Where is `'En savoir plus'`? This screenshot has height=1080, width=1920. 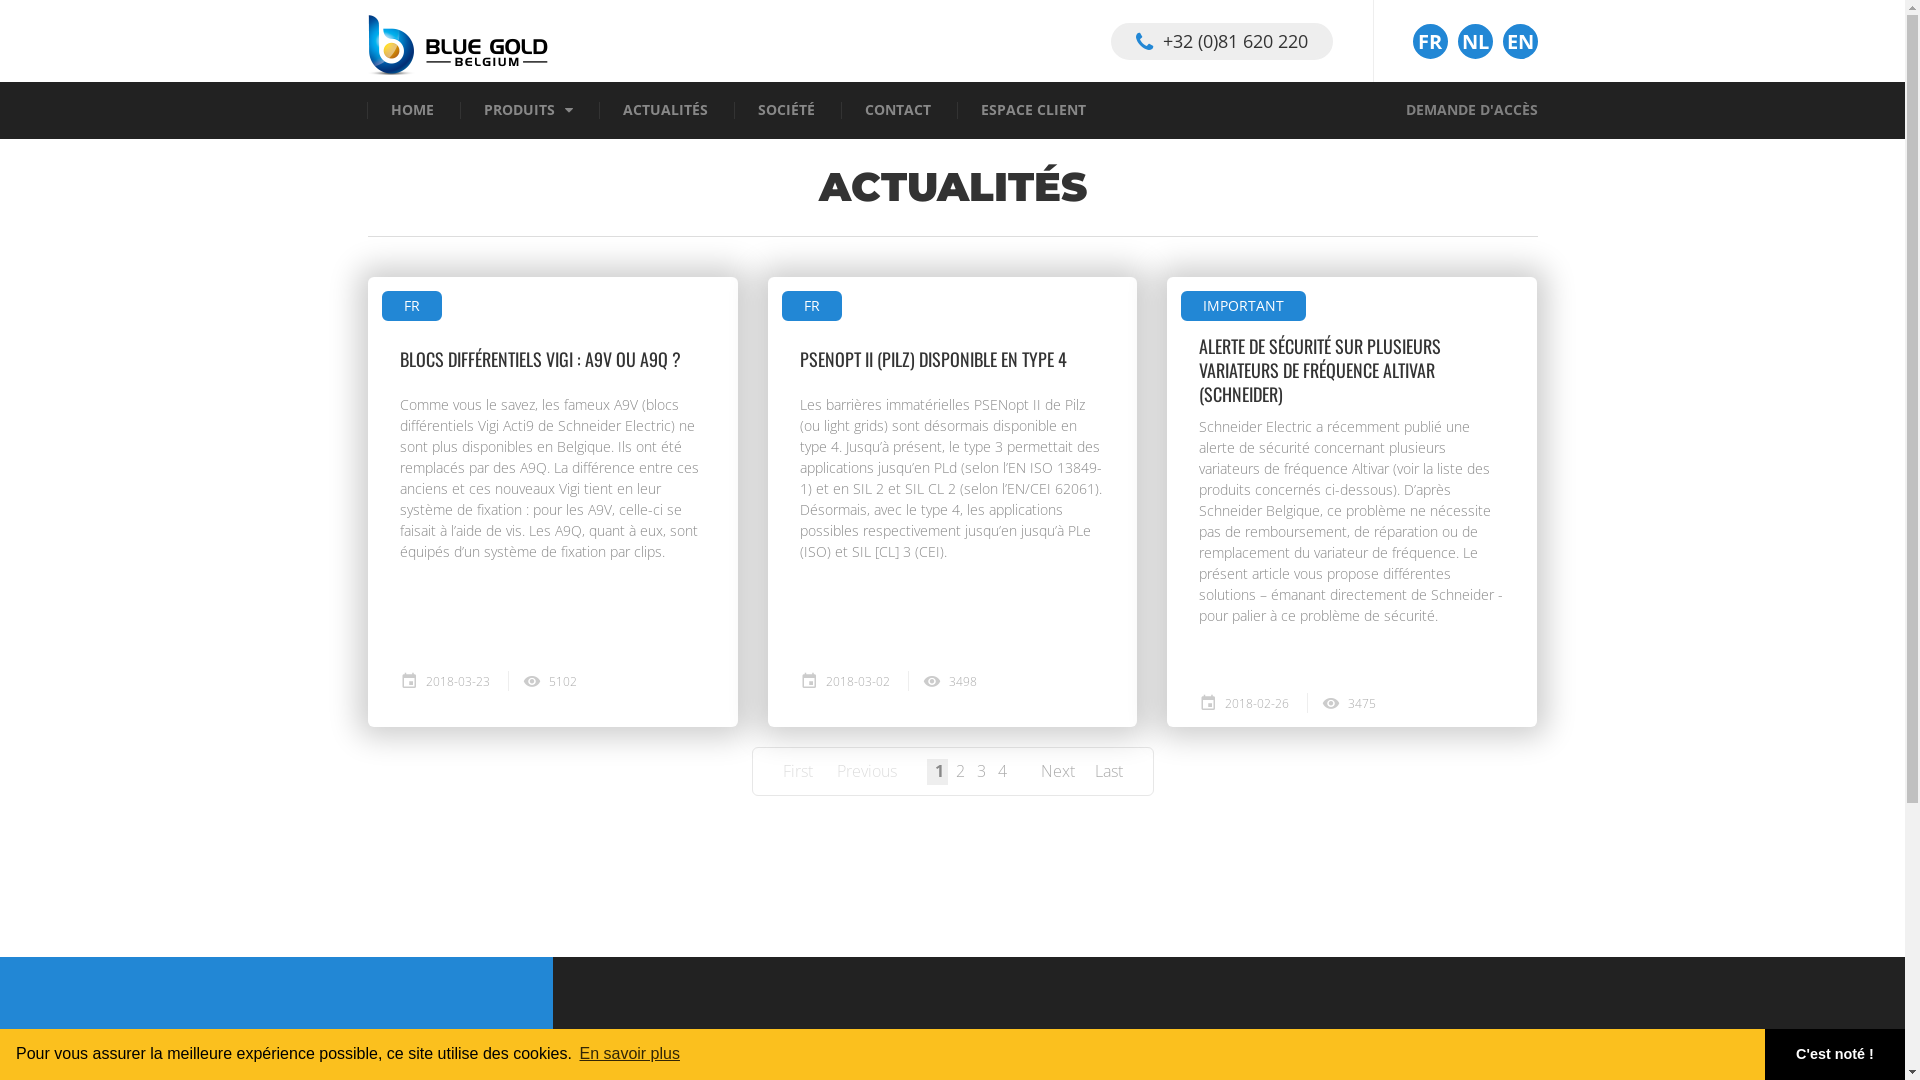
'En savoir plus' is located at coordinates (628, 1052).